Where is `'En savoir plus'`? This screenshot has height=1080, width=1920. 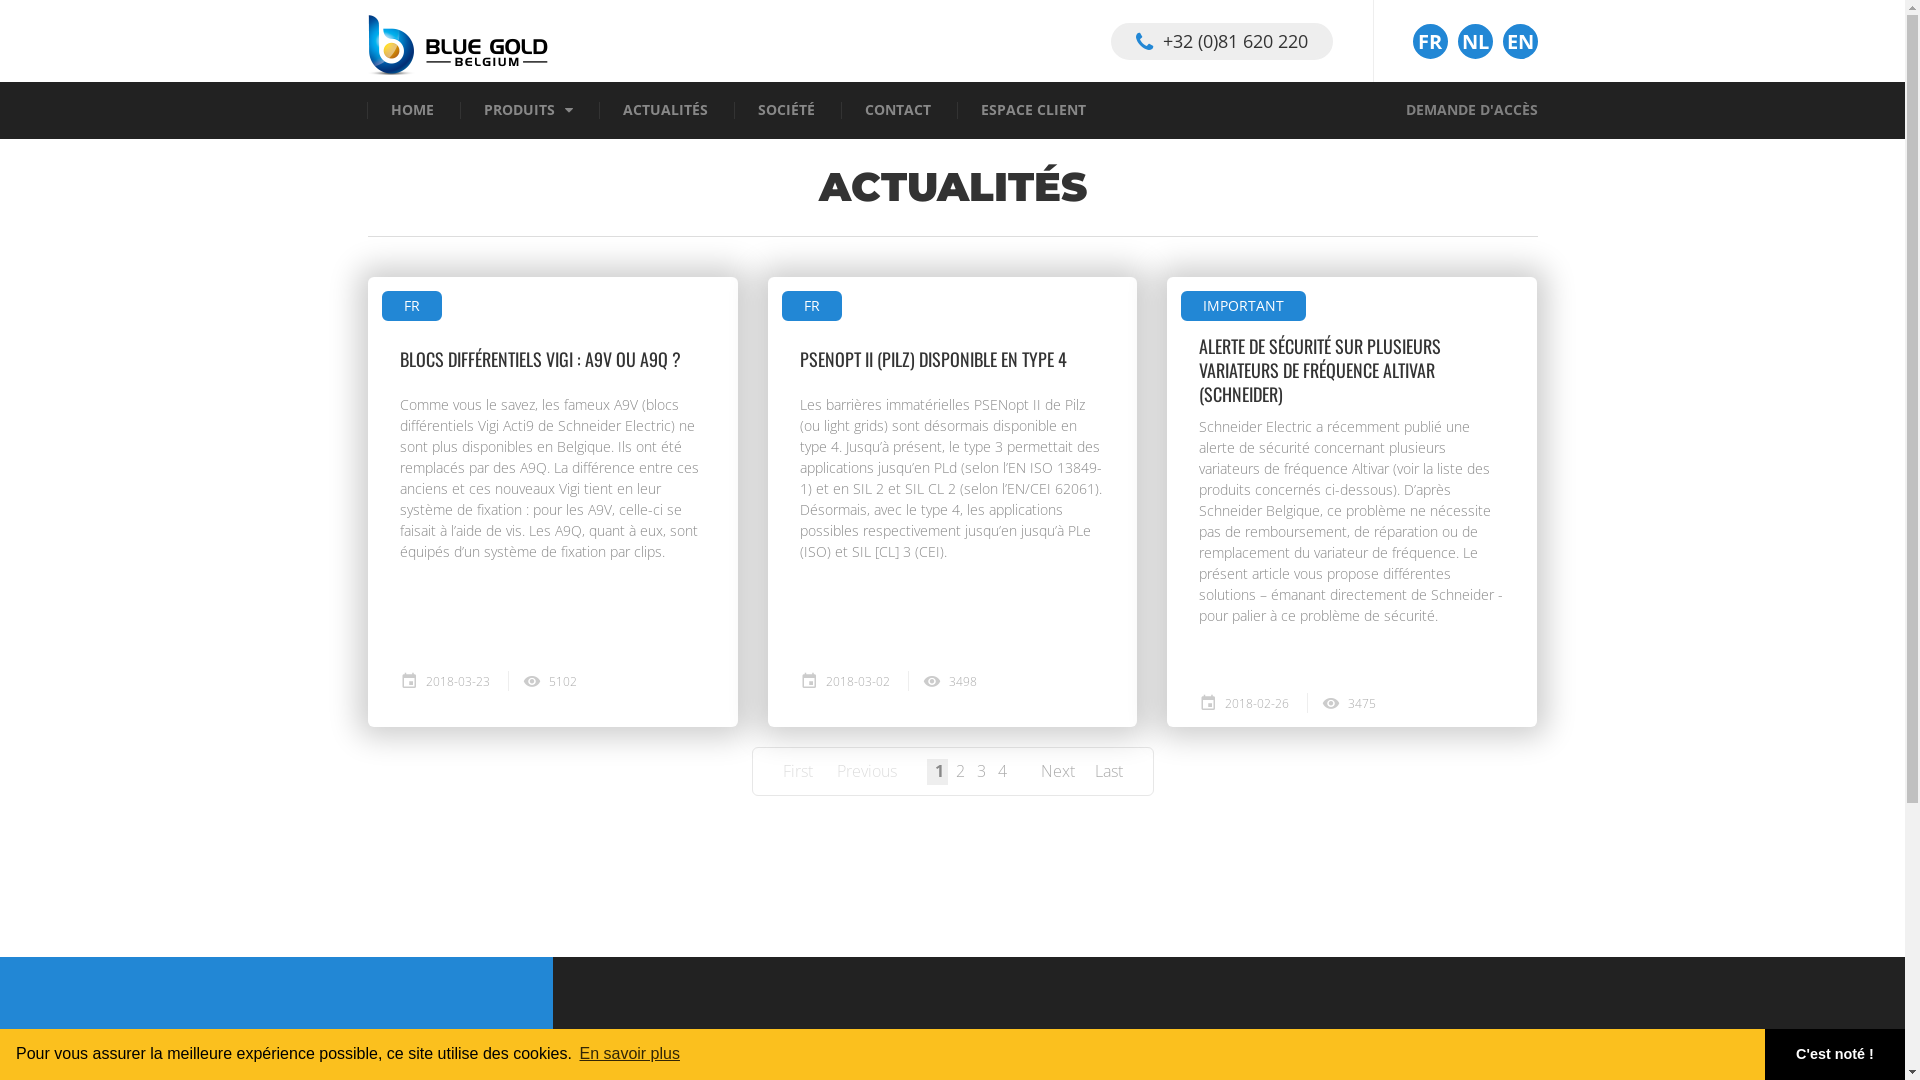
'En savoir plus' is located at coordinates (628, 1052).